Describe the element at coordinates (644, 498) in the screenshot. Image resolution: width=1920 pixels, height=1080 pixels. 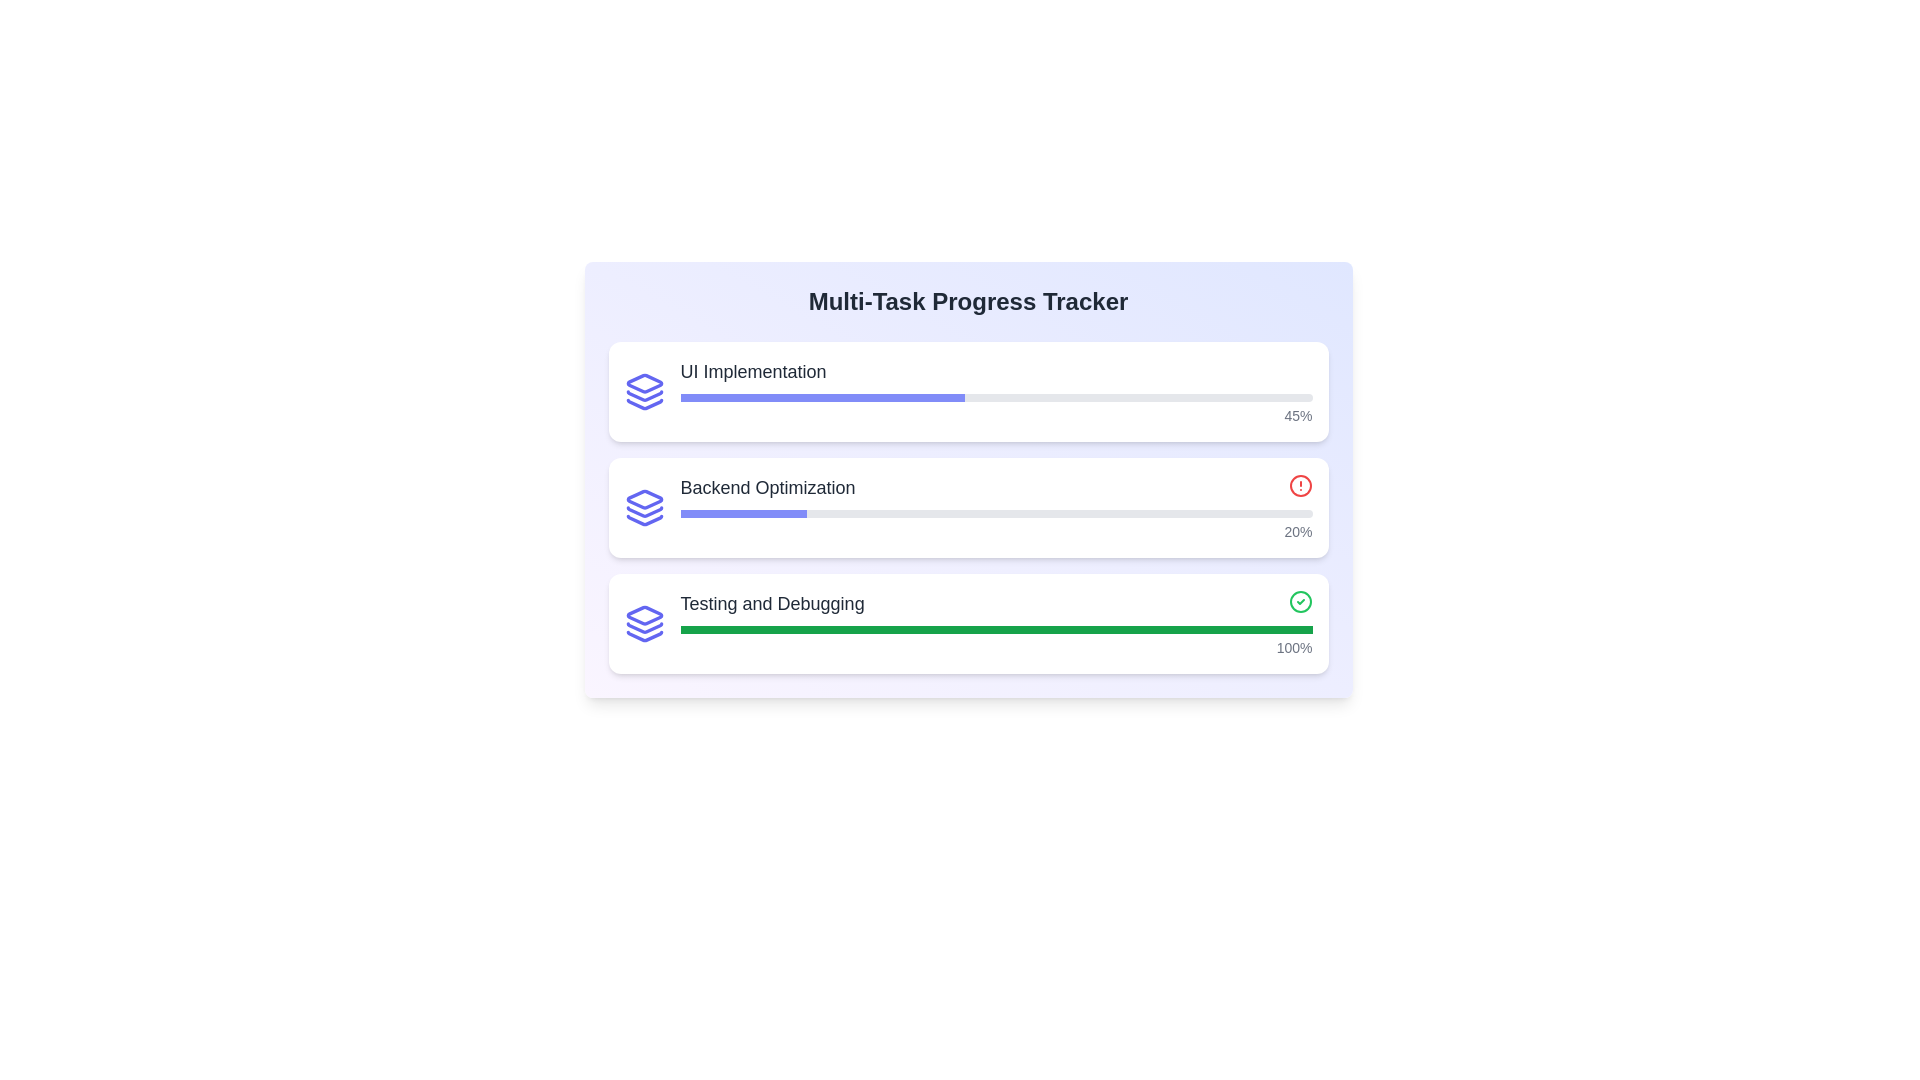
I see `the topmost layer icon in the SVG graphic next to the 'Backend Optimization' label` at that location.